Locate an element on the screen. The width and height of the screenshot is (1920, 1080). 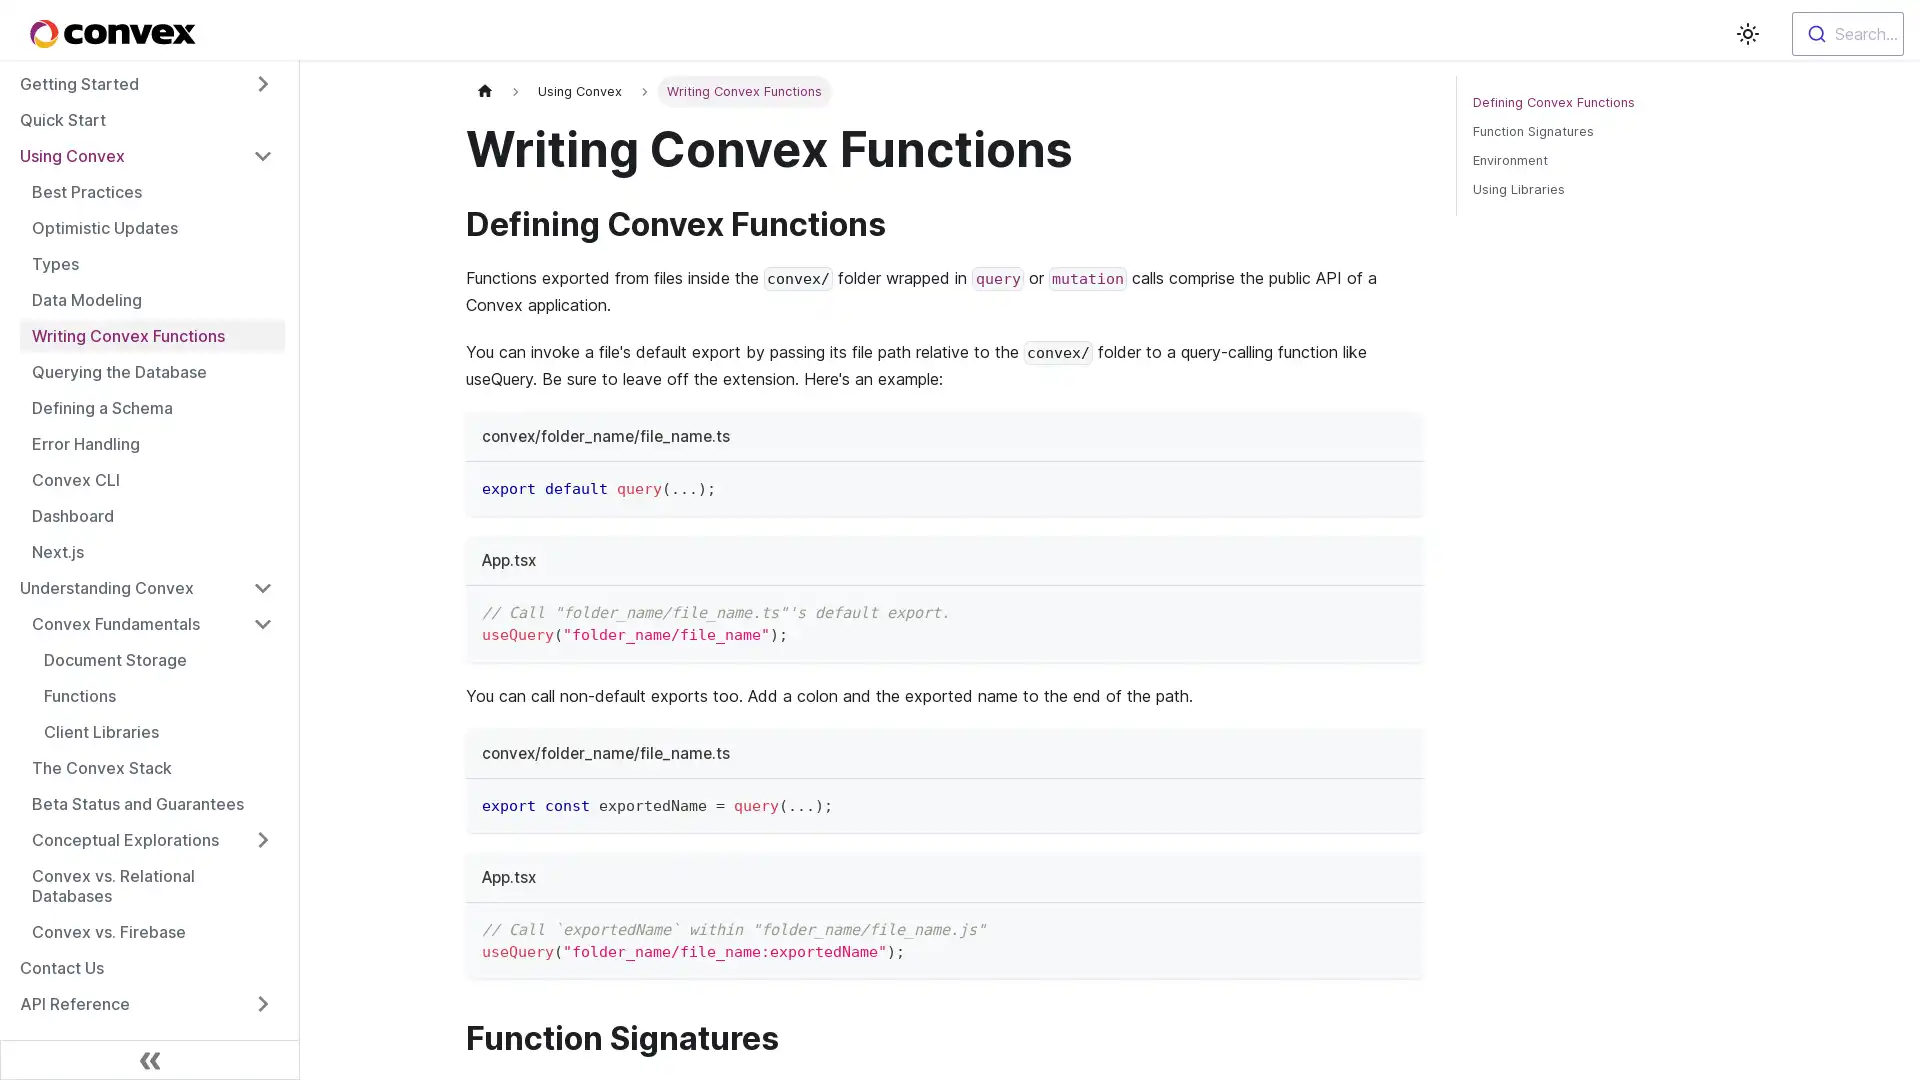
Toggle the collapsible sidebar category 'Using Convex' is located at coordinates (262, 154).